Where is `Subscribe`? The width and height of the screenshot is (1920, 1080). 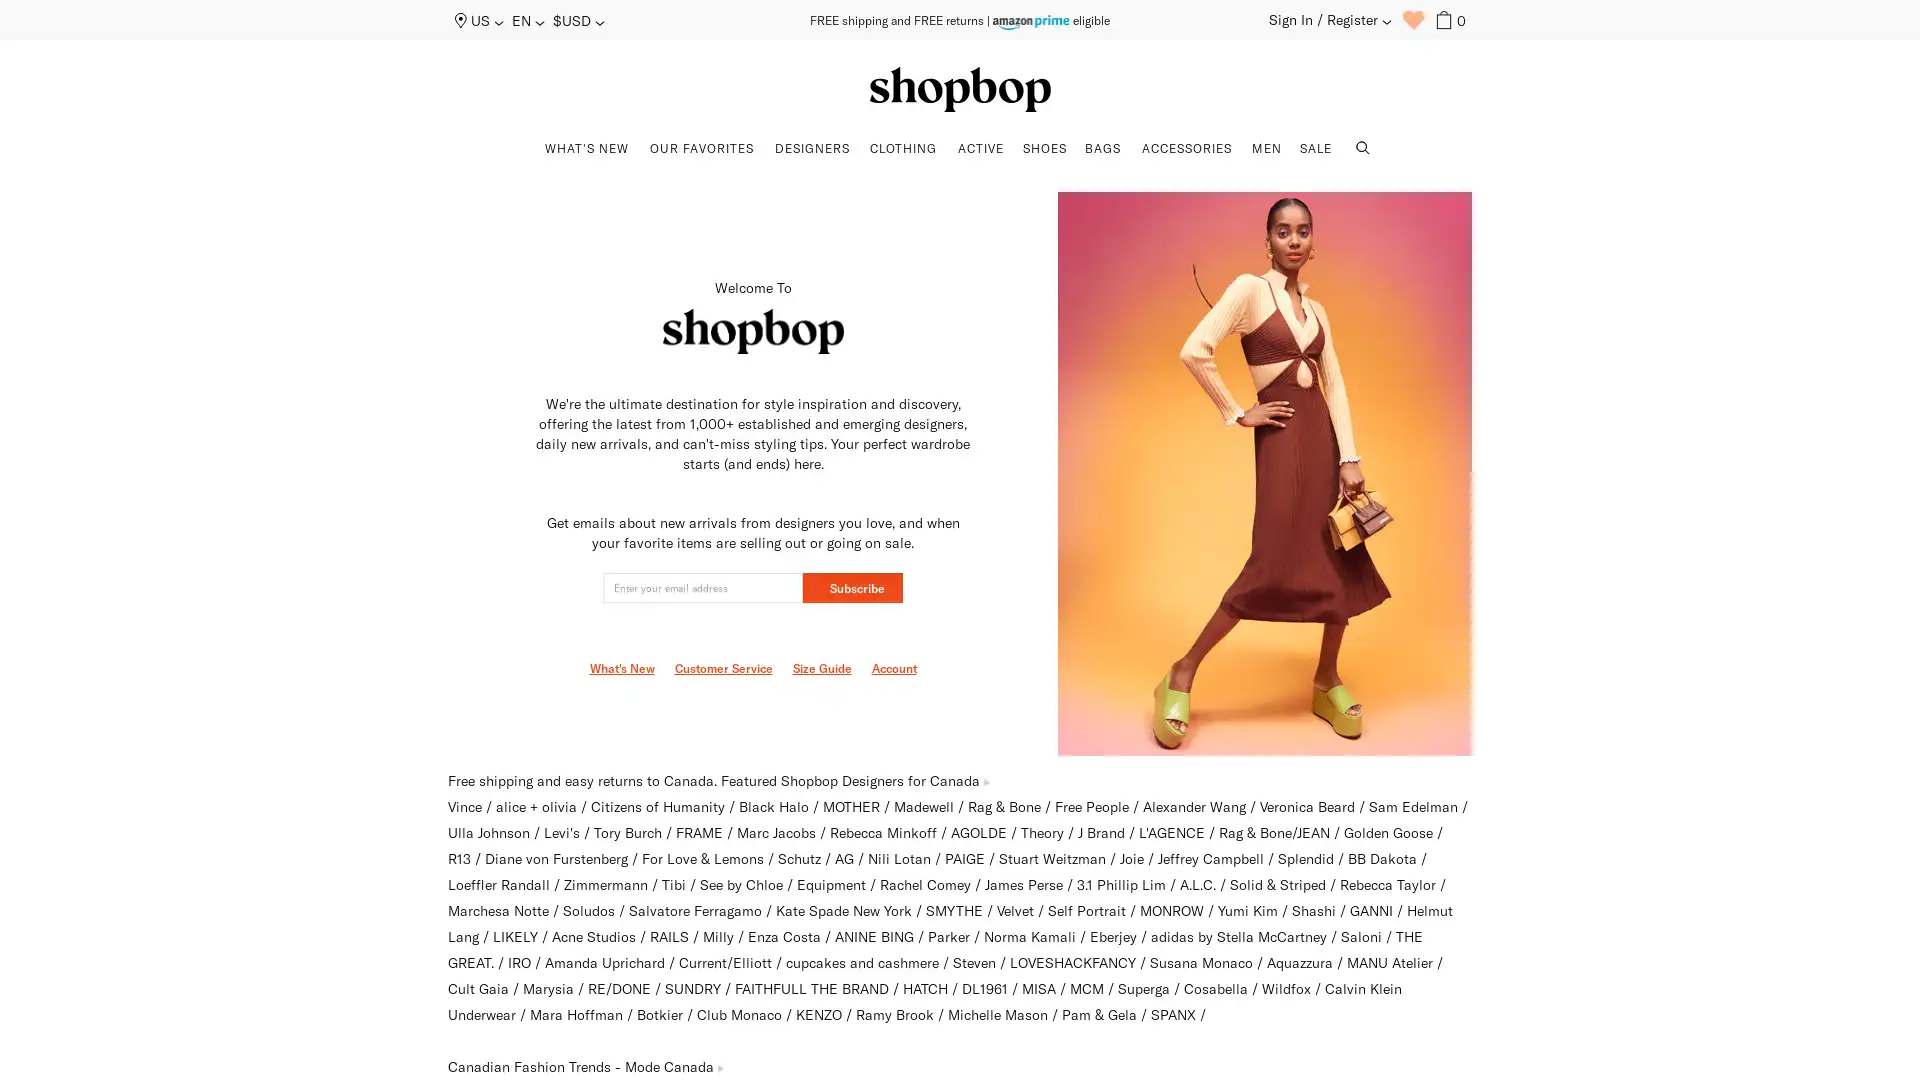
Subscribe is located at coordinates (853, 586).